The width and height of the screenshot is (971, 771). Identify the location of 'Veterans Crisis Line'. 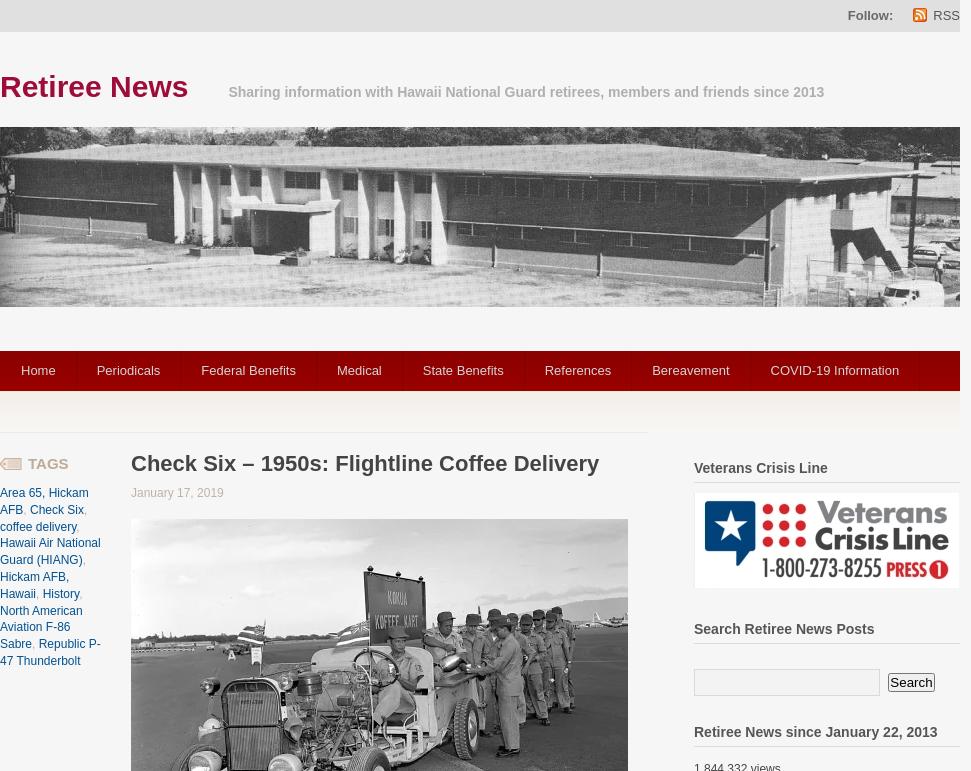
(760, 466).